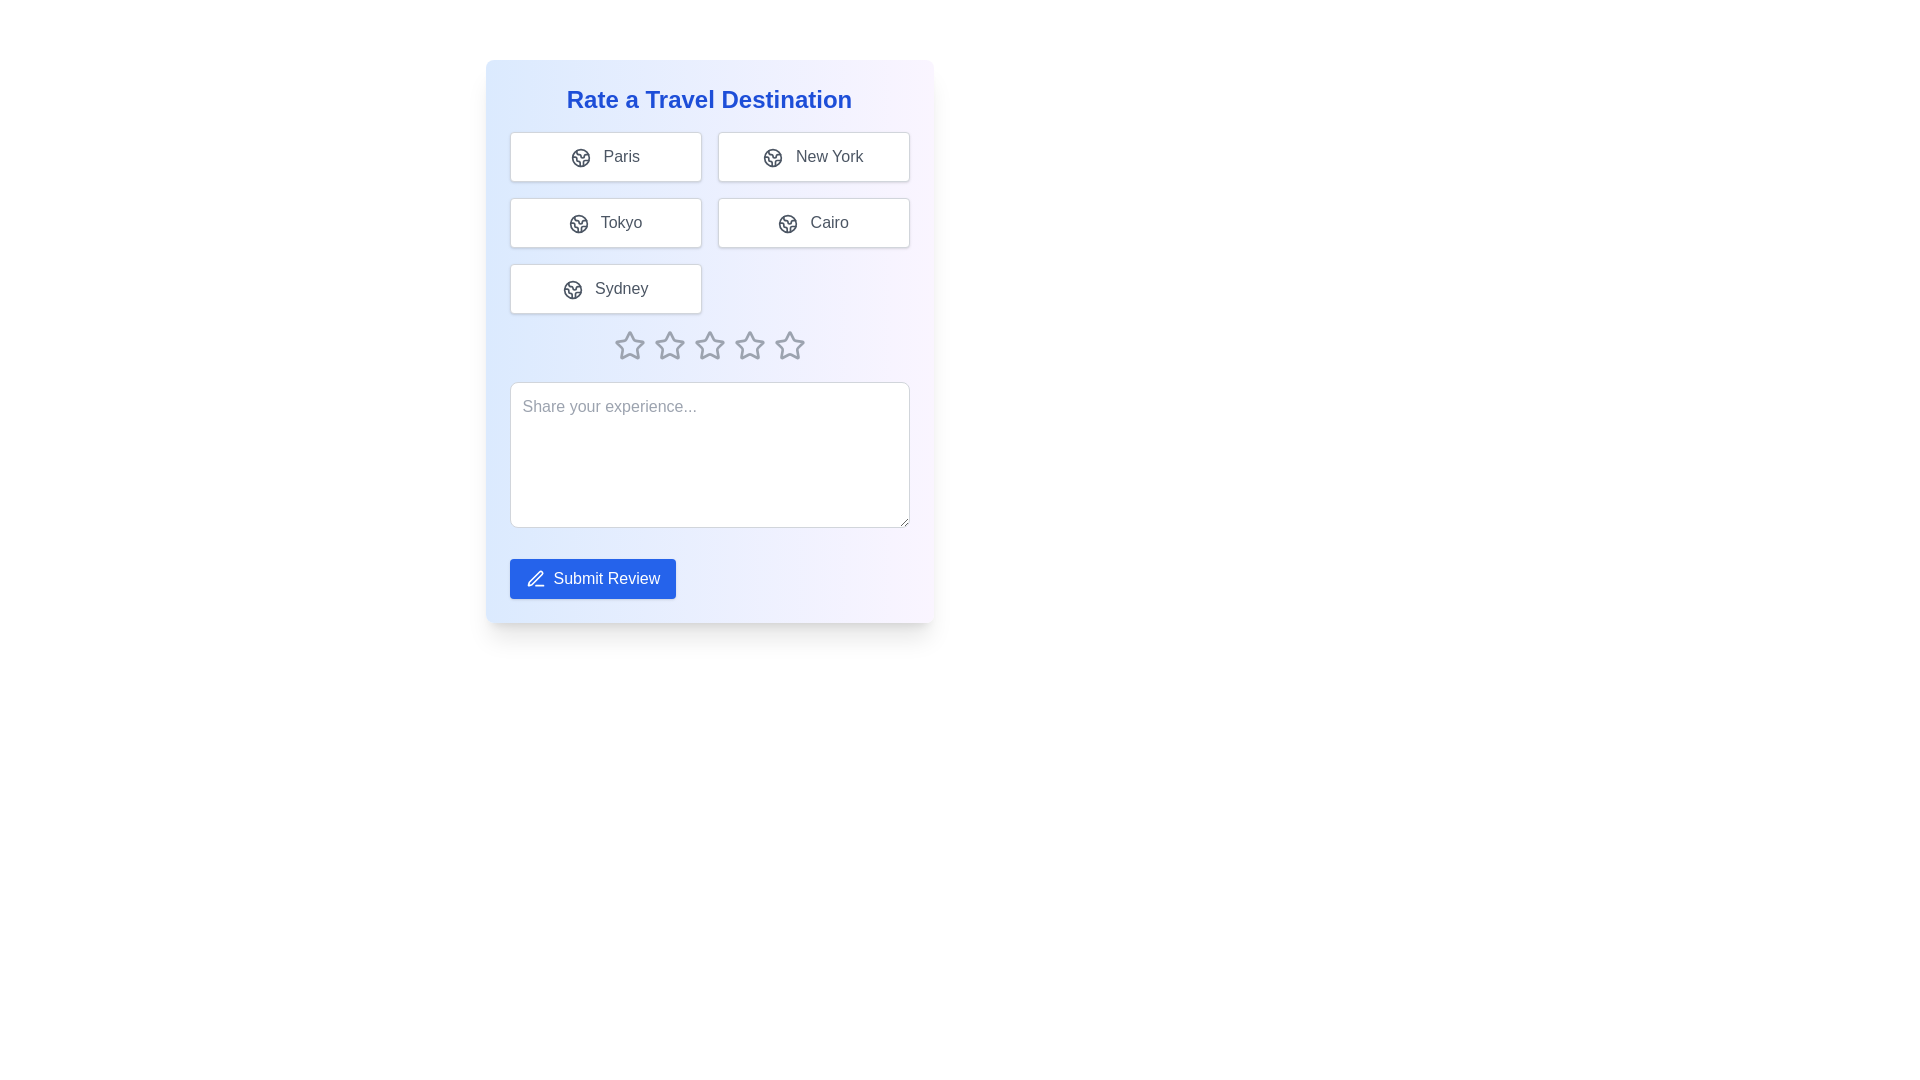  I want to click on the circular SVG element representing the globe icon, which is located at the leftmost area of the 'Sydney' button, so click(571, 289).